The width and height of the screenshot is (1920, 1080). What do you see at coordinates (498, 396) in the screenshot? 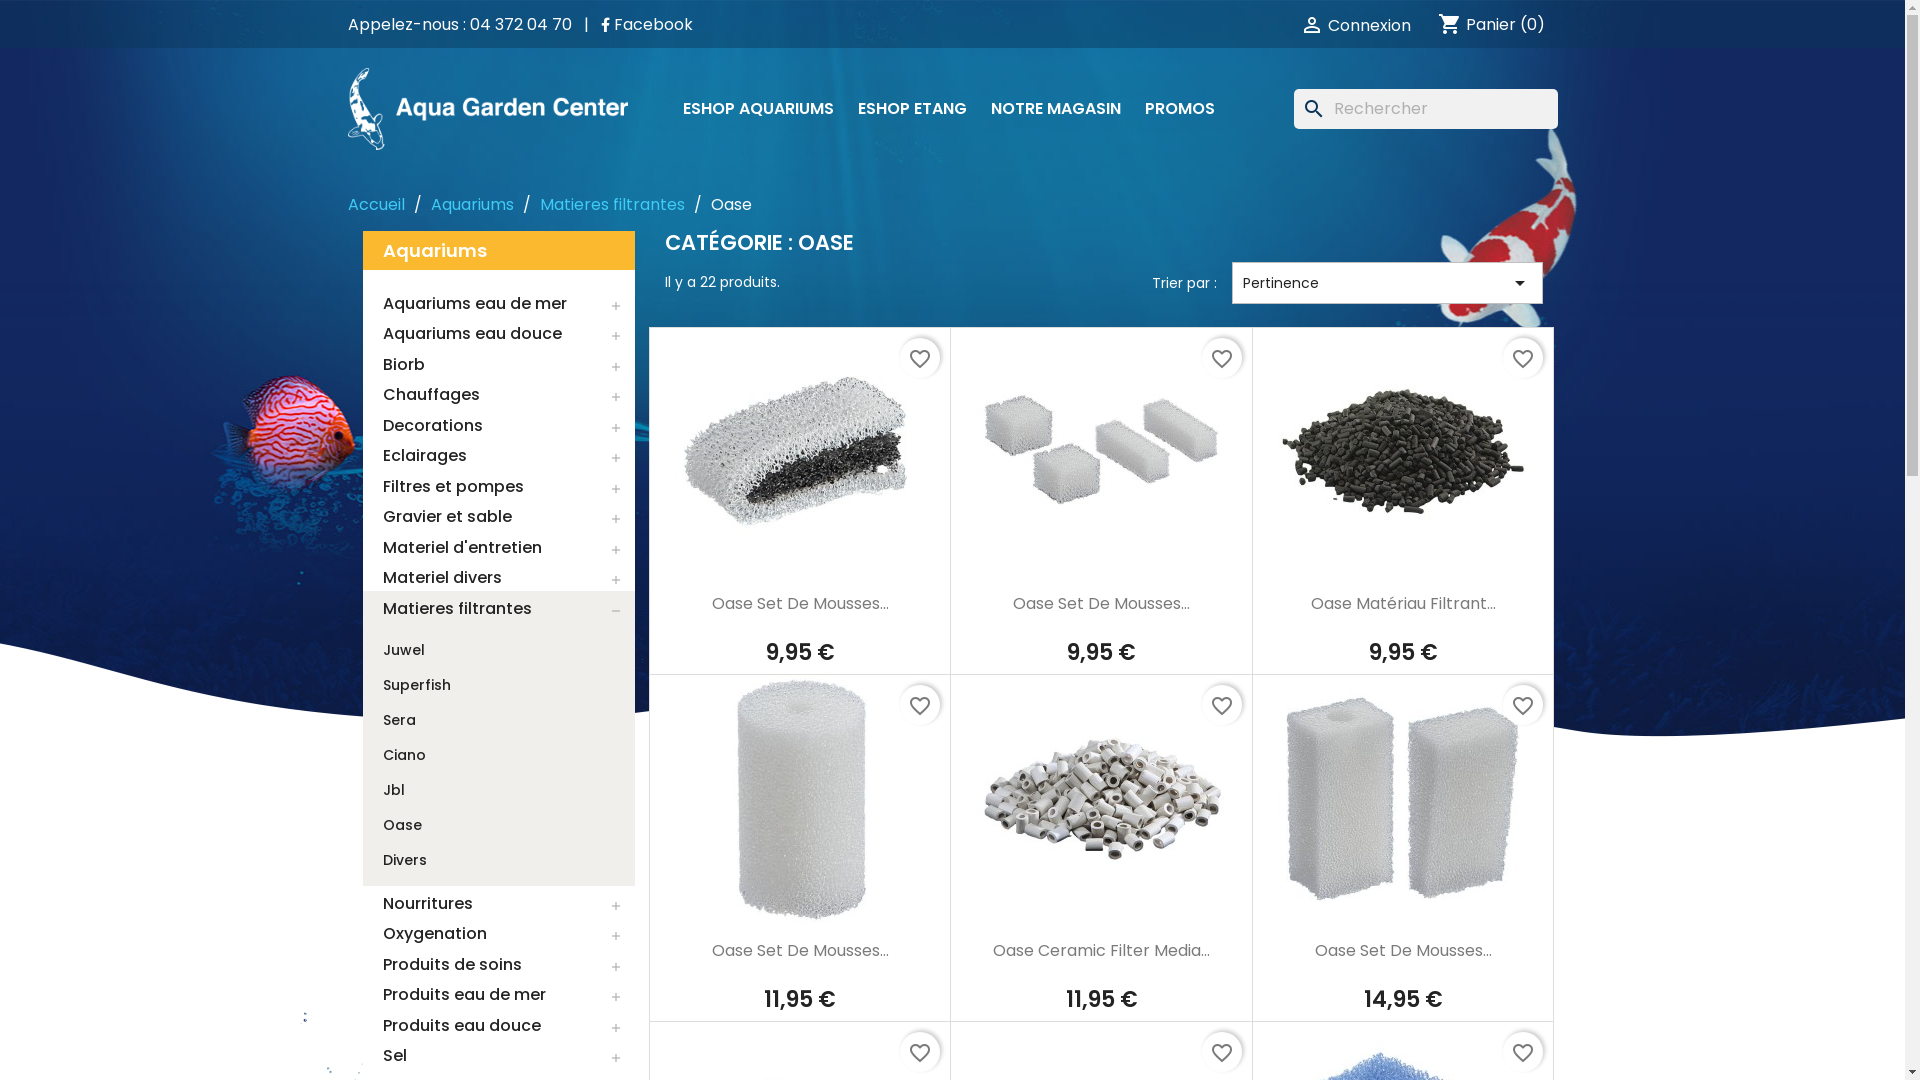
I see `'Chauffages'` at bounding box center [498, 396].